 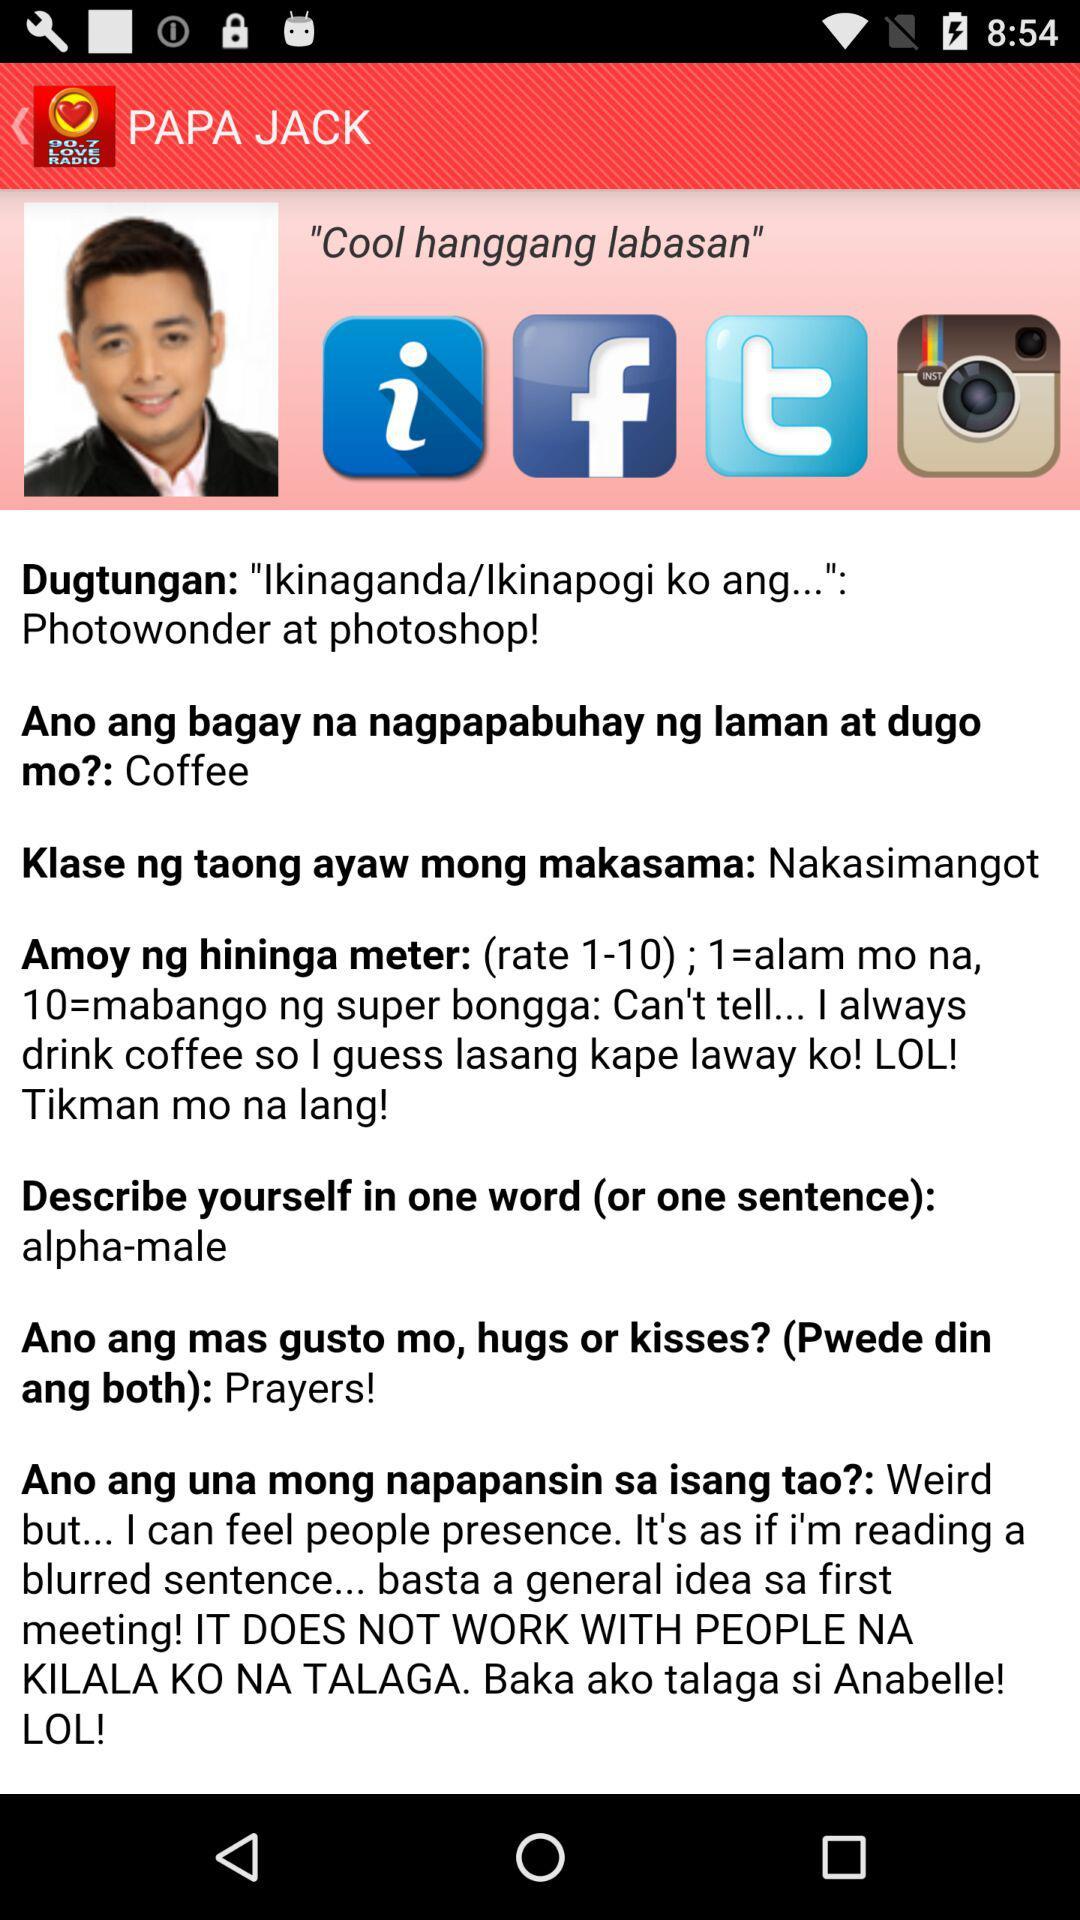 I want to click on access social network profile, so click(x=403, y=395).